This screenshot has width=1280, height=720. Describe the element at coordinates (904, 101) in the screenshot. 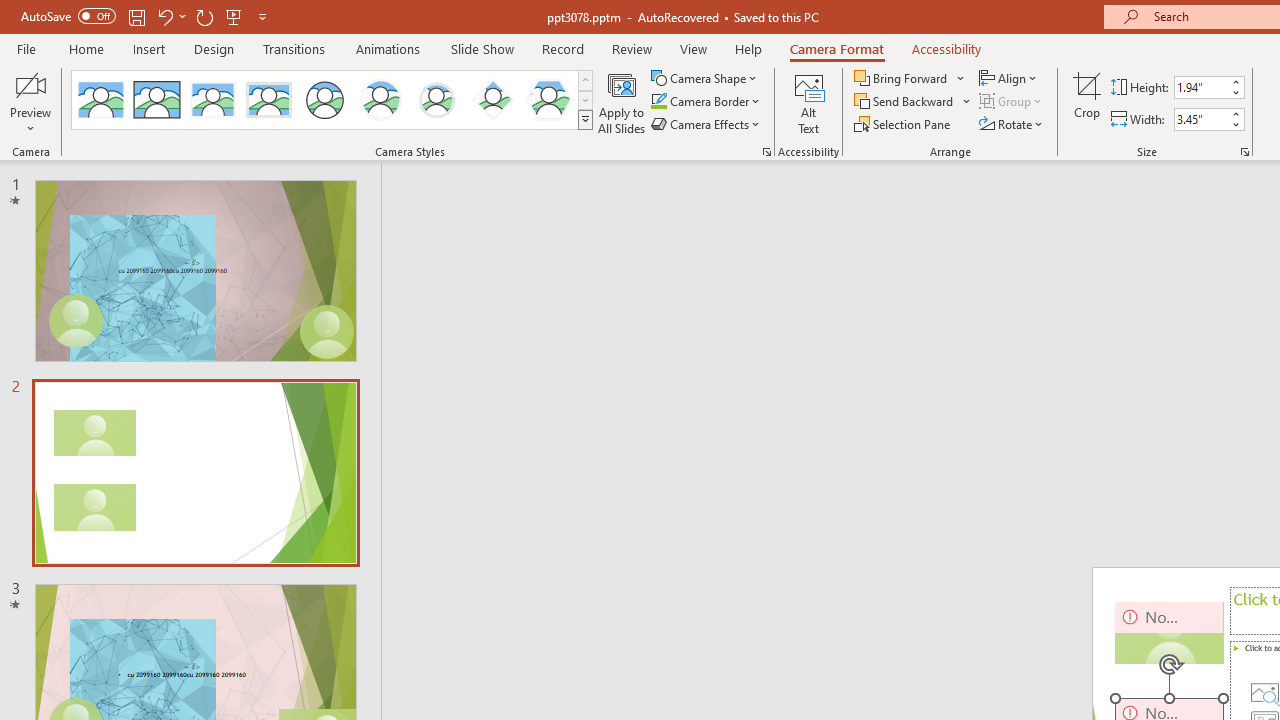

I see `'Send Backward'` at that location.